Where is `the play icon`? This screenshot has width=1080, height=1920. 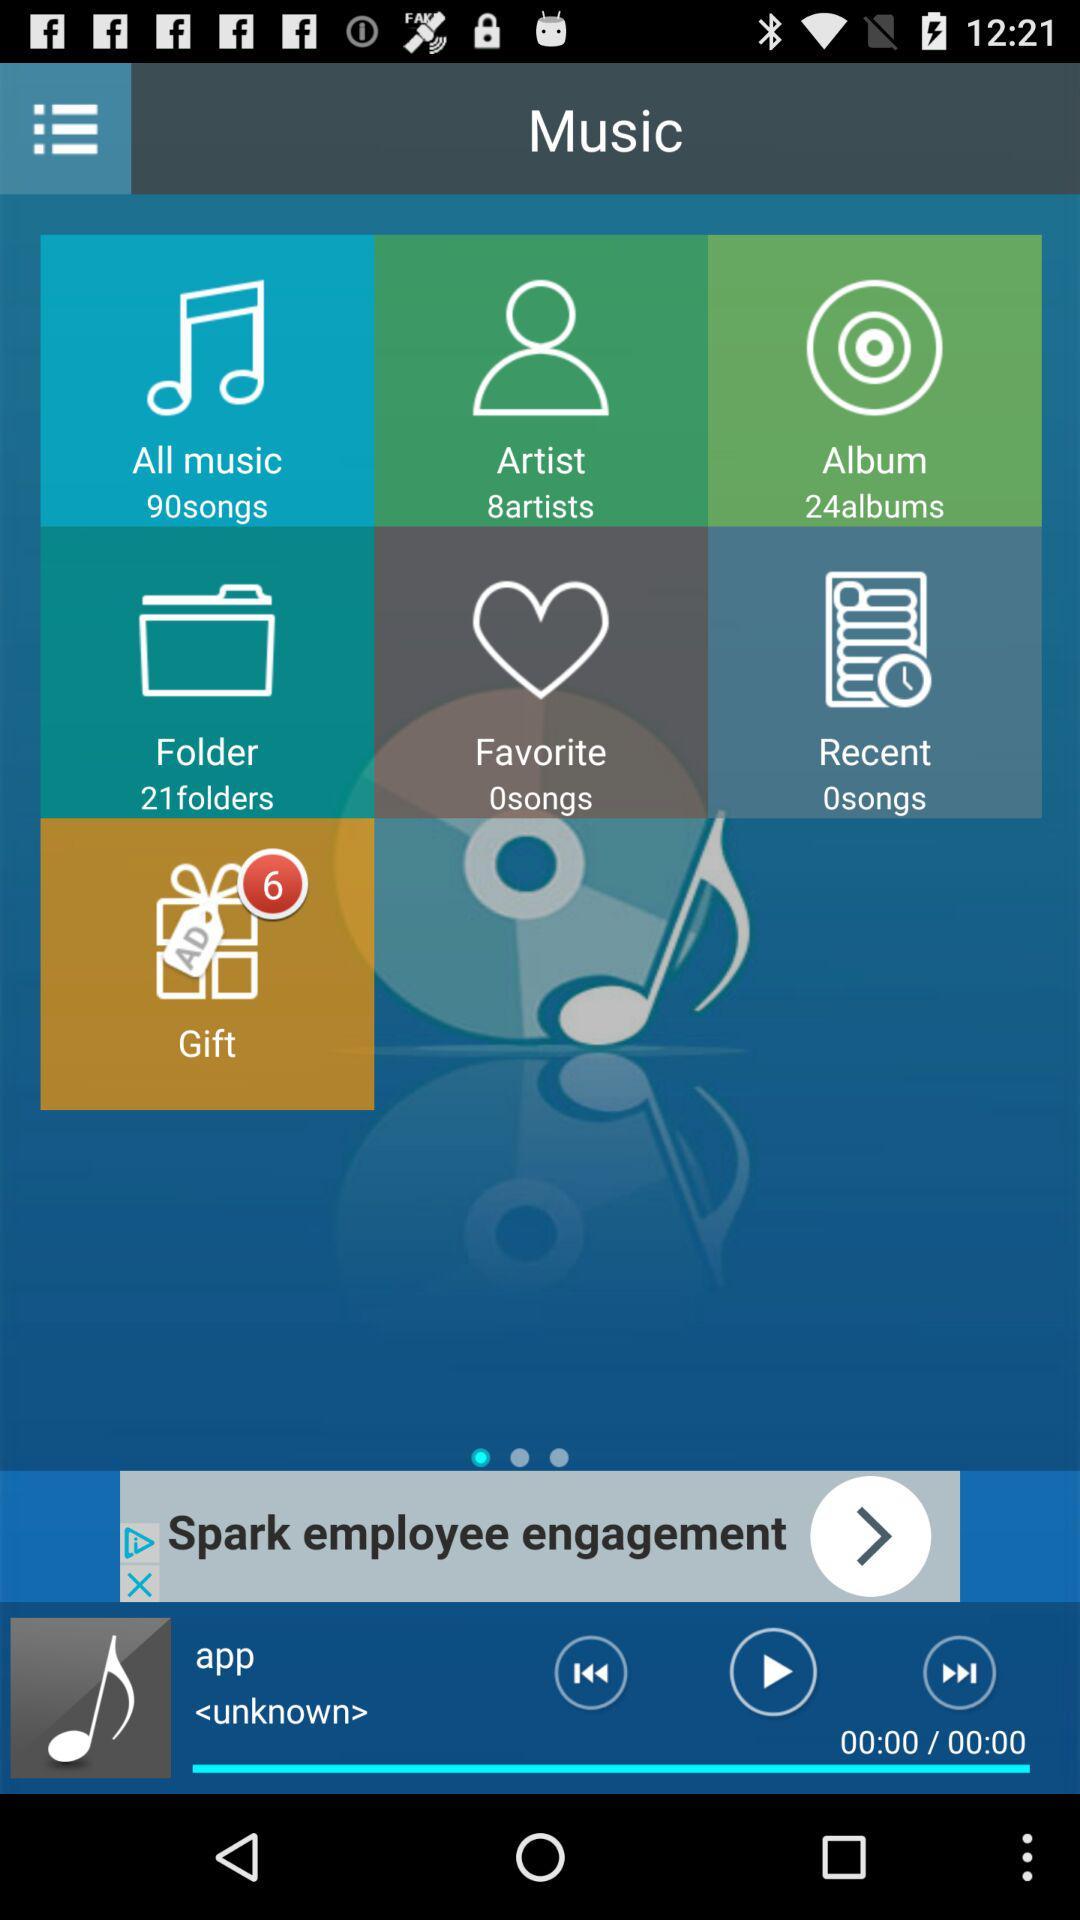 the play icon is located at coordinates (772, 1799).